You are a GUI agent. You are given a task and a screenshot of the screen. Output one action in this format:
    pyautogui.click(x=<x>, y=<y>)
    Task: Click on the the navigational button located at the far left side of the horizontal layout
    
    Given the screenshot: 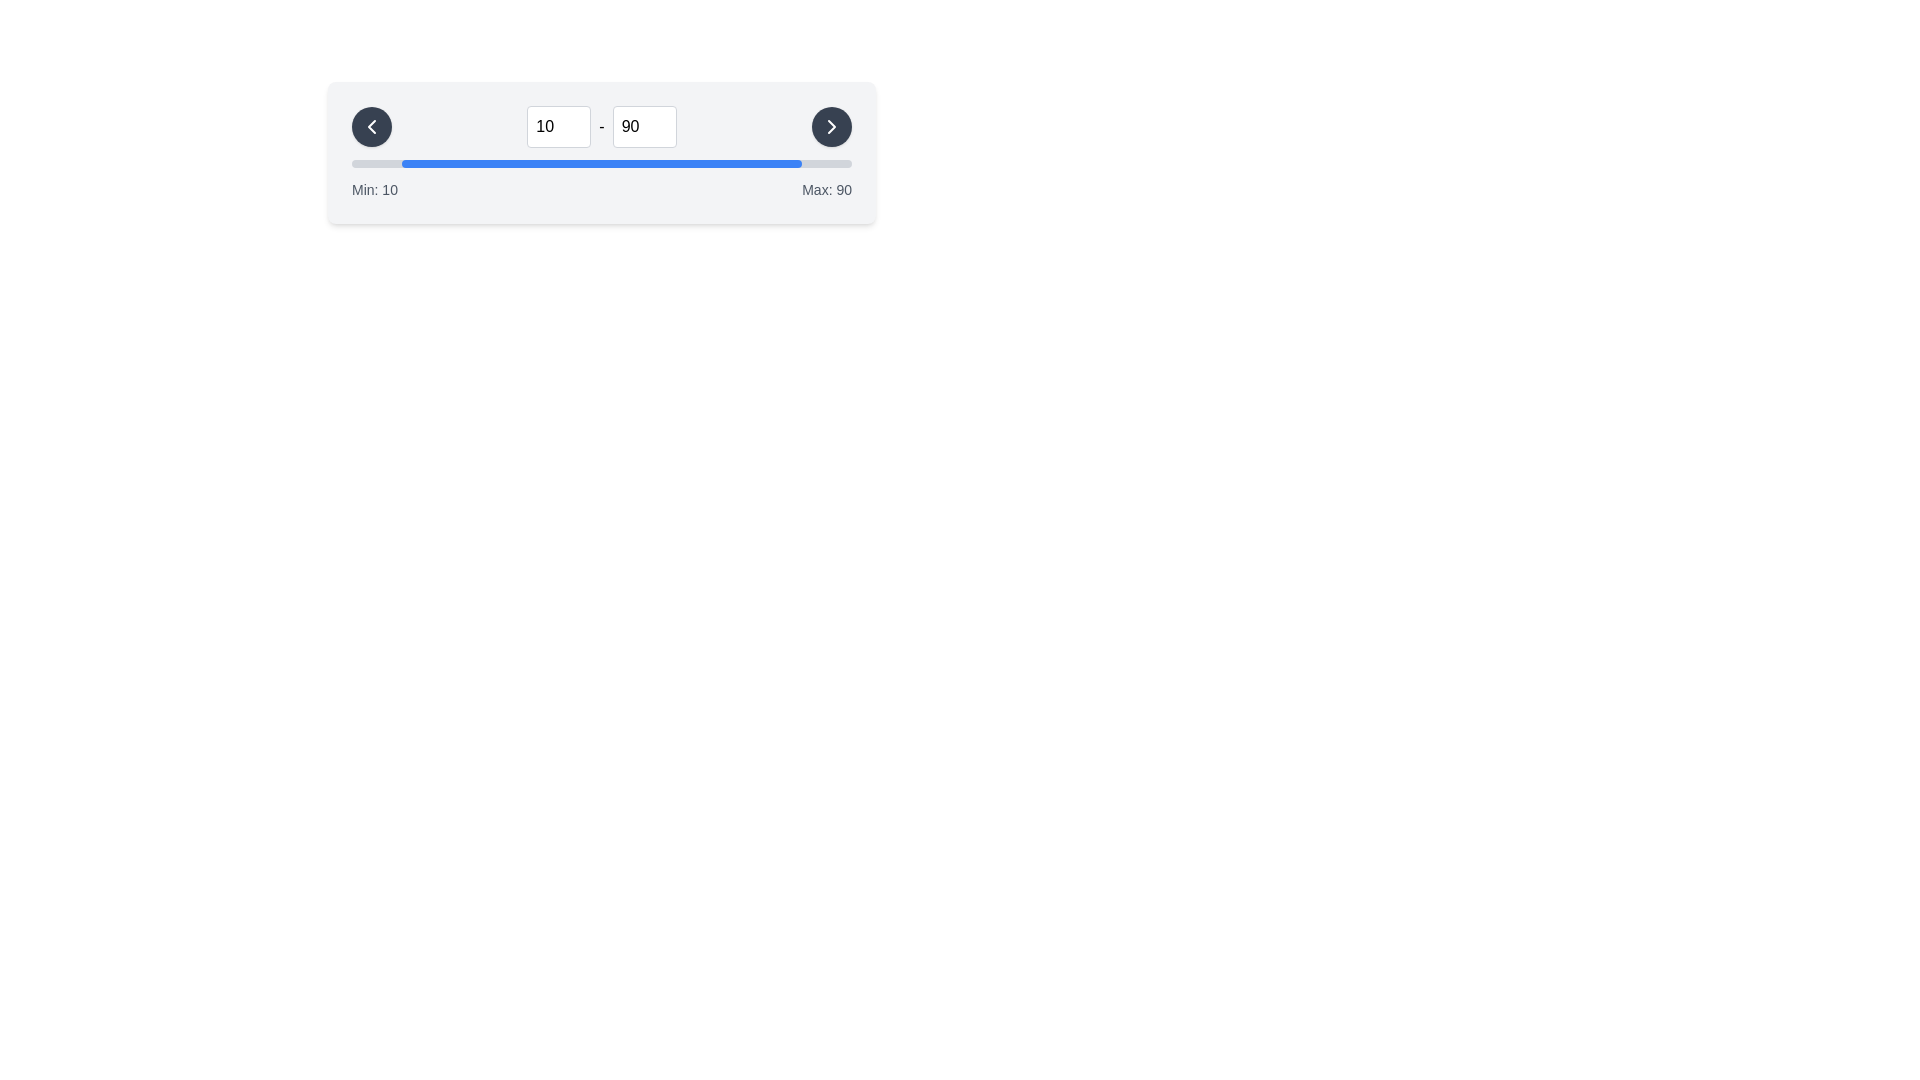 What is the action you would take?
    pyautogui.click(x=372, y=127)
    